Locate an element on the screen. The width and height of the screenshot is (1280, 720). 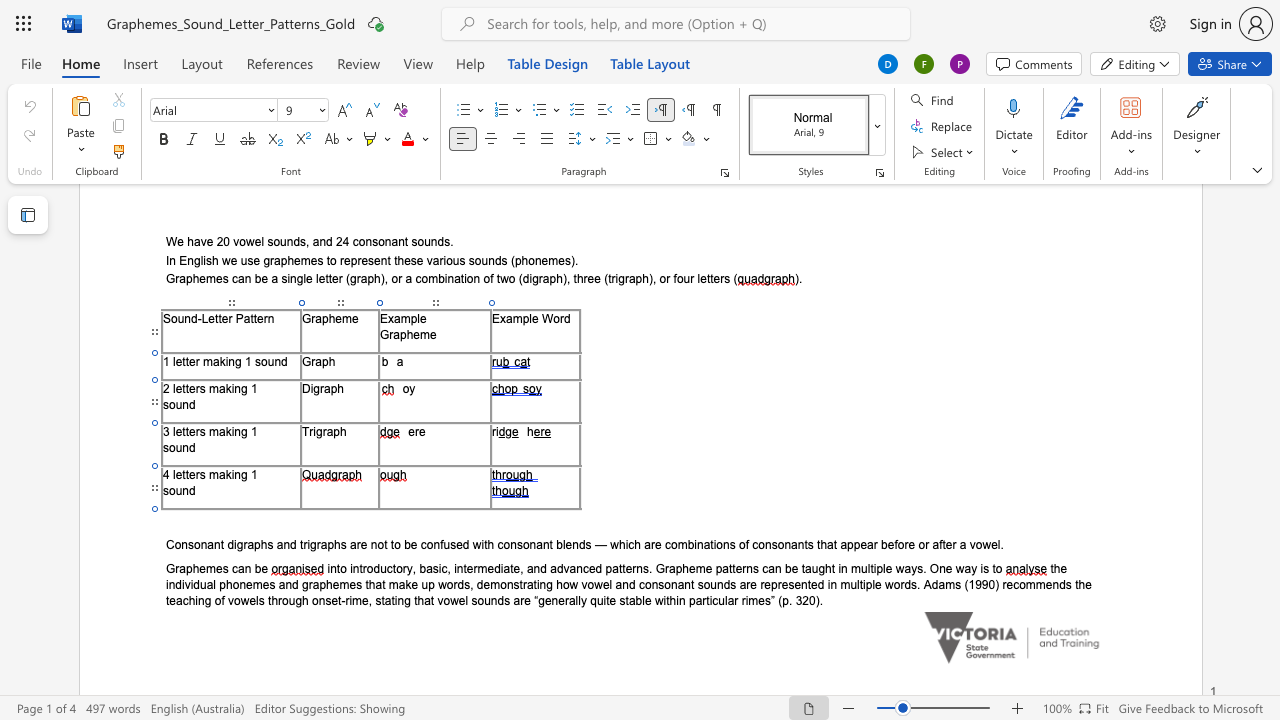
the 8th character "i" in the text is located at coordinates (981, 568).